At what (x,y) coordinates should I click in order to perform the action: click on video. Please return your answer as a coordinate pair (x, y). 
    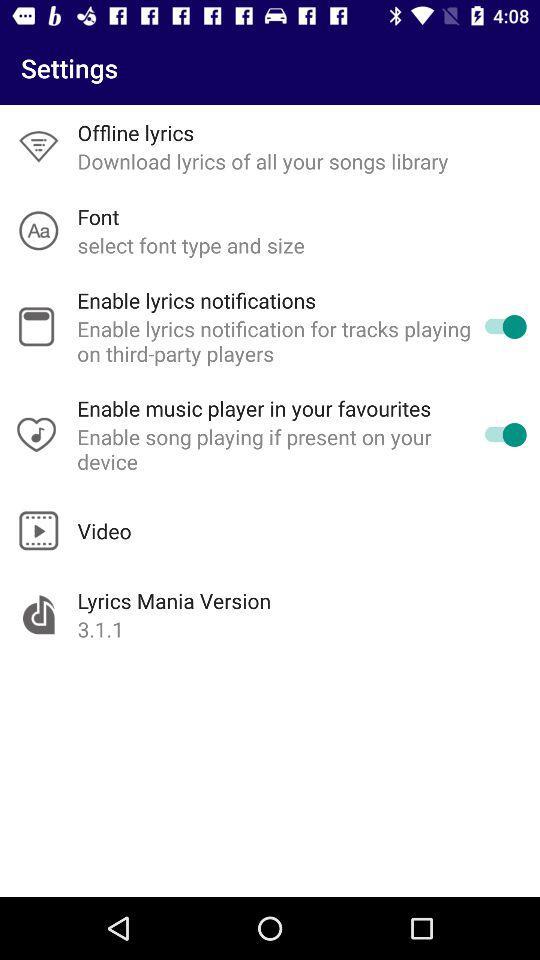
    Looking at the image, I should click on (104, 529).